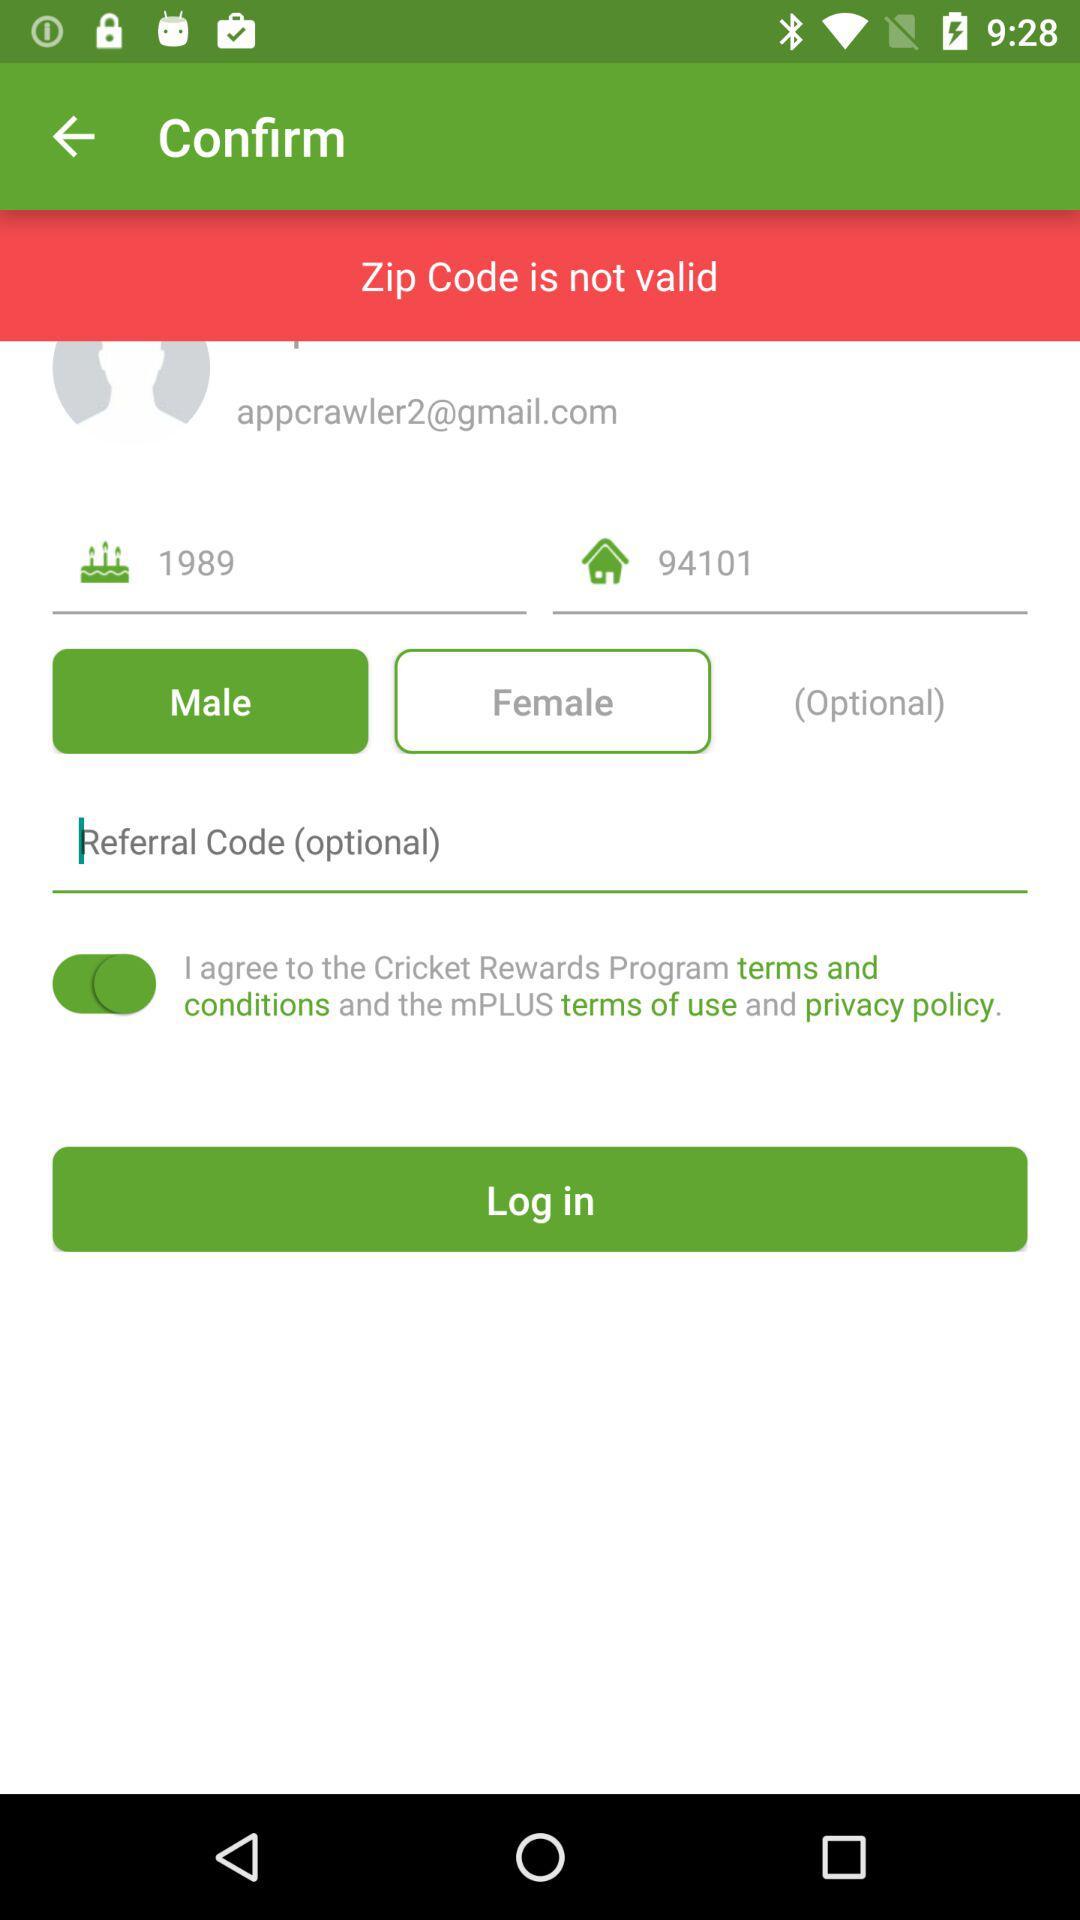  What do you see at coordinates (210, 701) in the screenshot?
I see `the item next to female` at bounding box center [210, 701].